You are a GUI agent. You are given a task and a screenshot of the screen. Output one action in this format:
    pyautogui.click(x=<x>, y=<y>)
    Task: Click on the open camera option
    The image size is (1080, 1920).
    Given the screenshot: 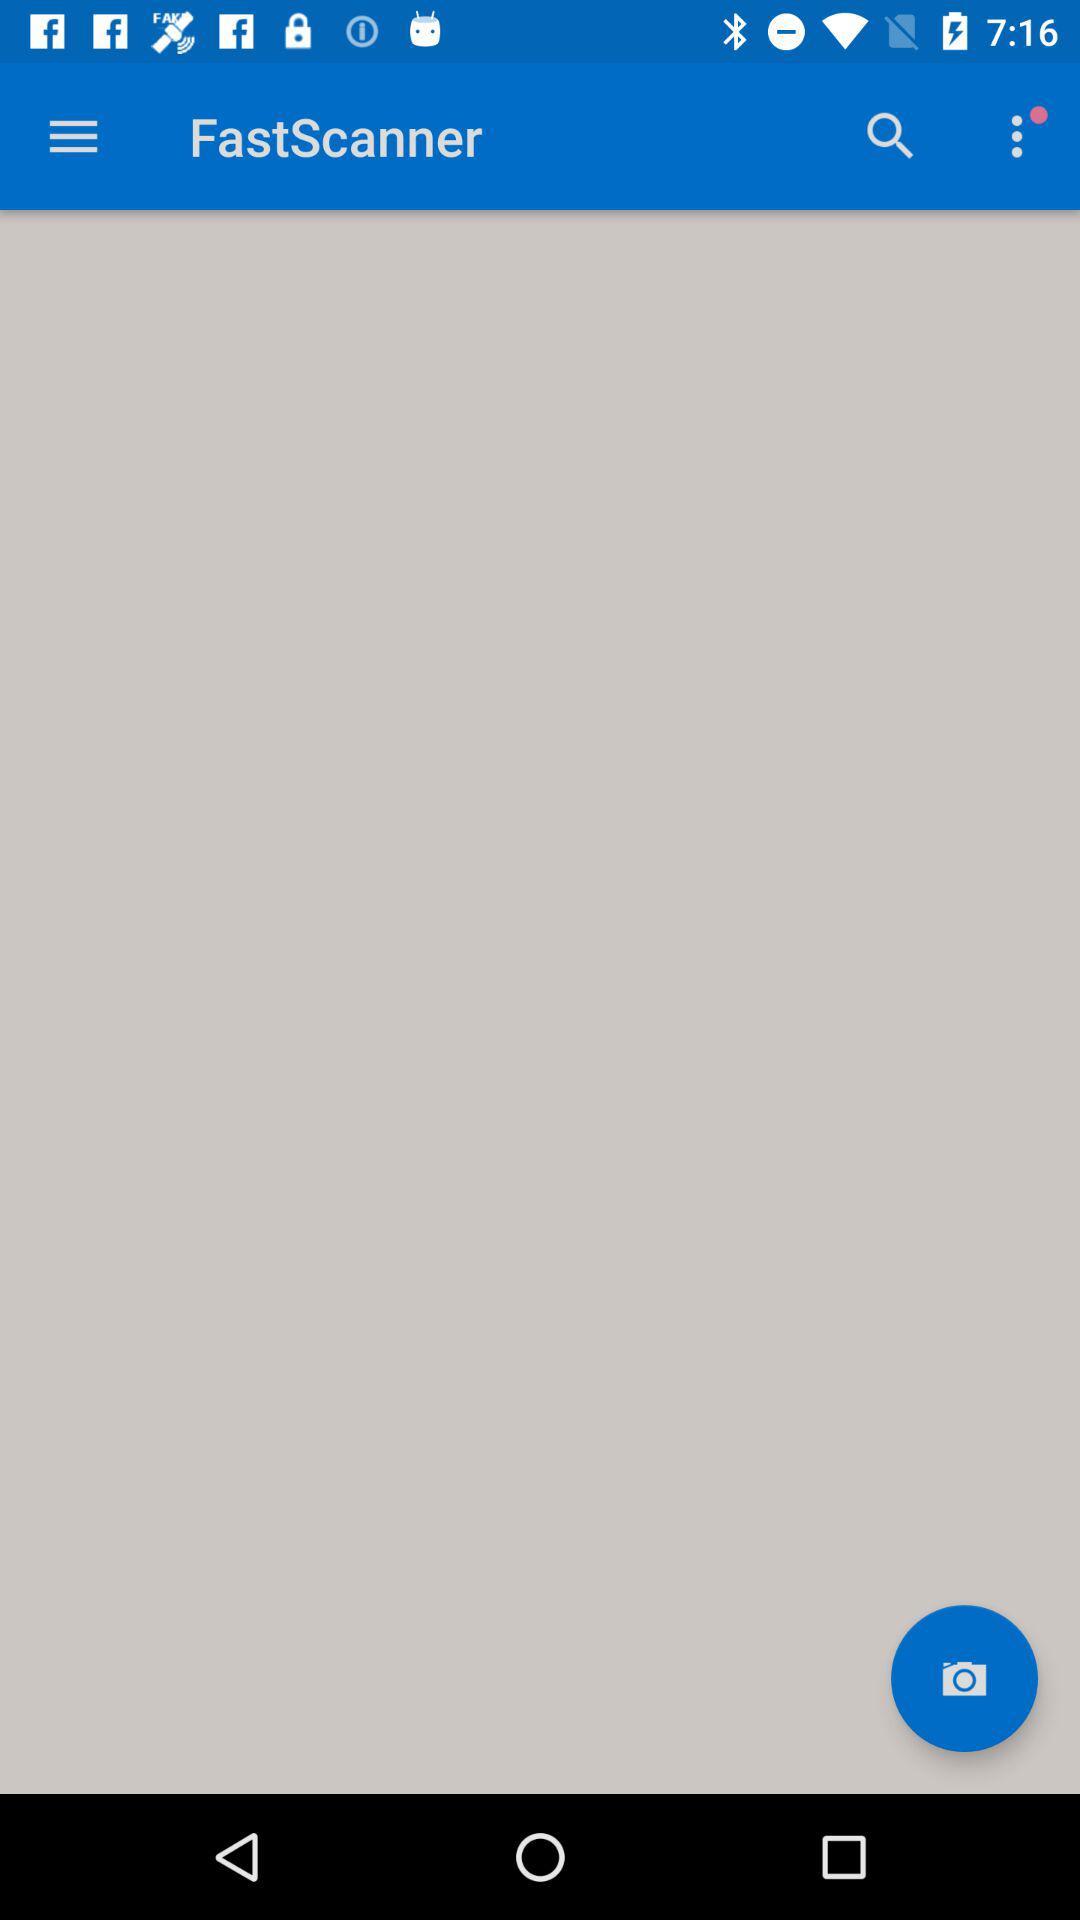 What is the action you would take?
    pyautogui.click(x=963, y=1678)
    